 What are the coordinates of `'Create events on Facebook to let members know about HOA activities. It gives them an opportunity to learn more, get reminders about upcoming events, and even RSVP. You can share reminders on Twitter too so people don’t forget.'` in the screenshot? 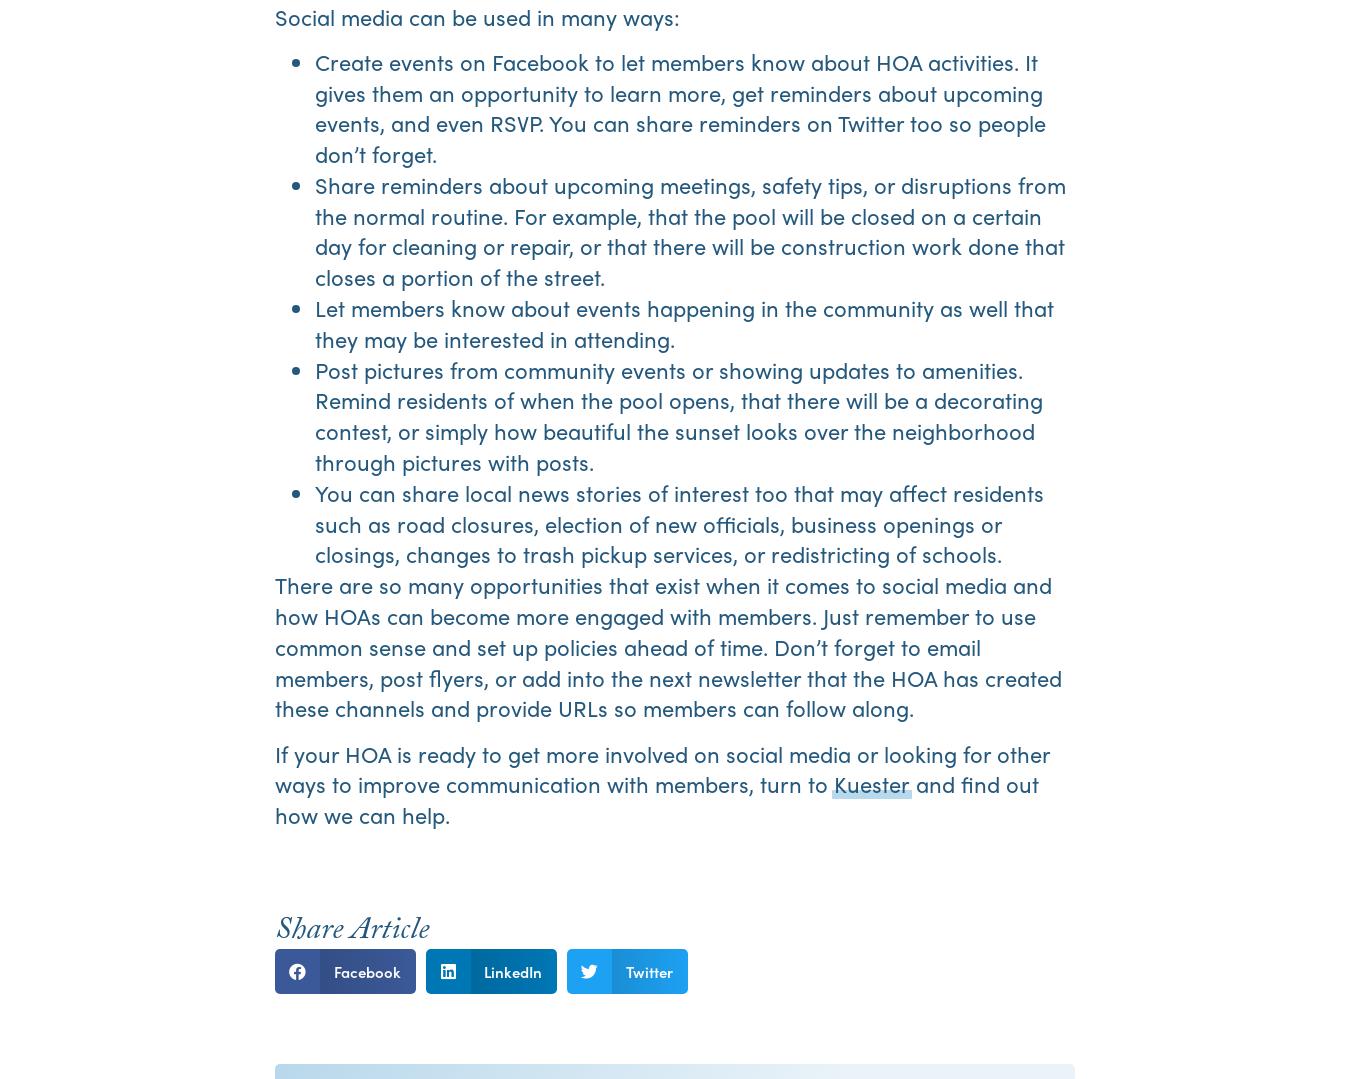 It's located at (679, 107).